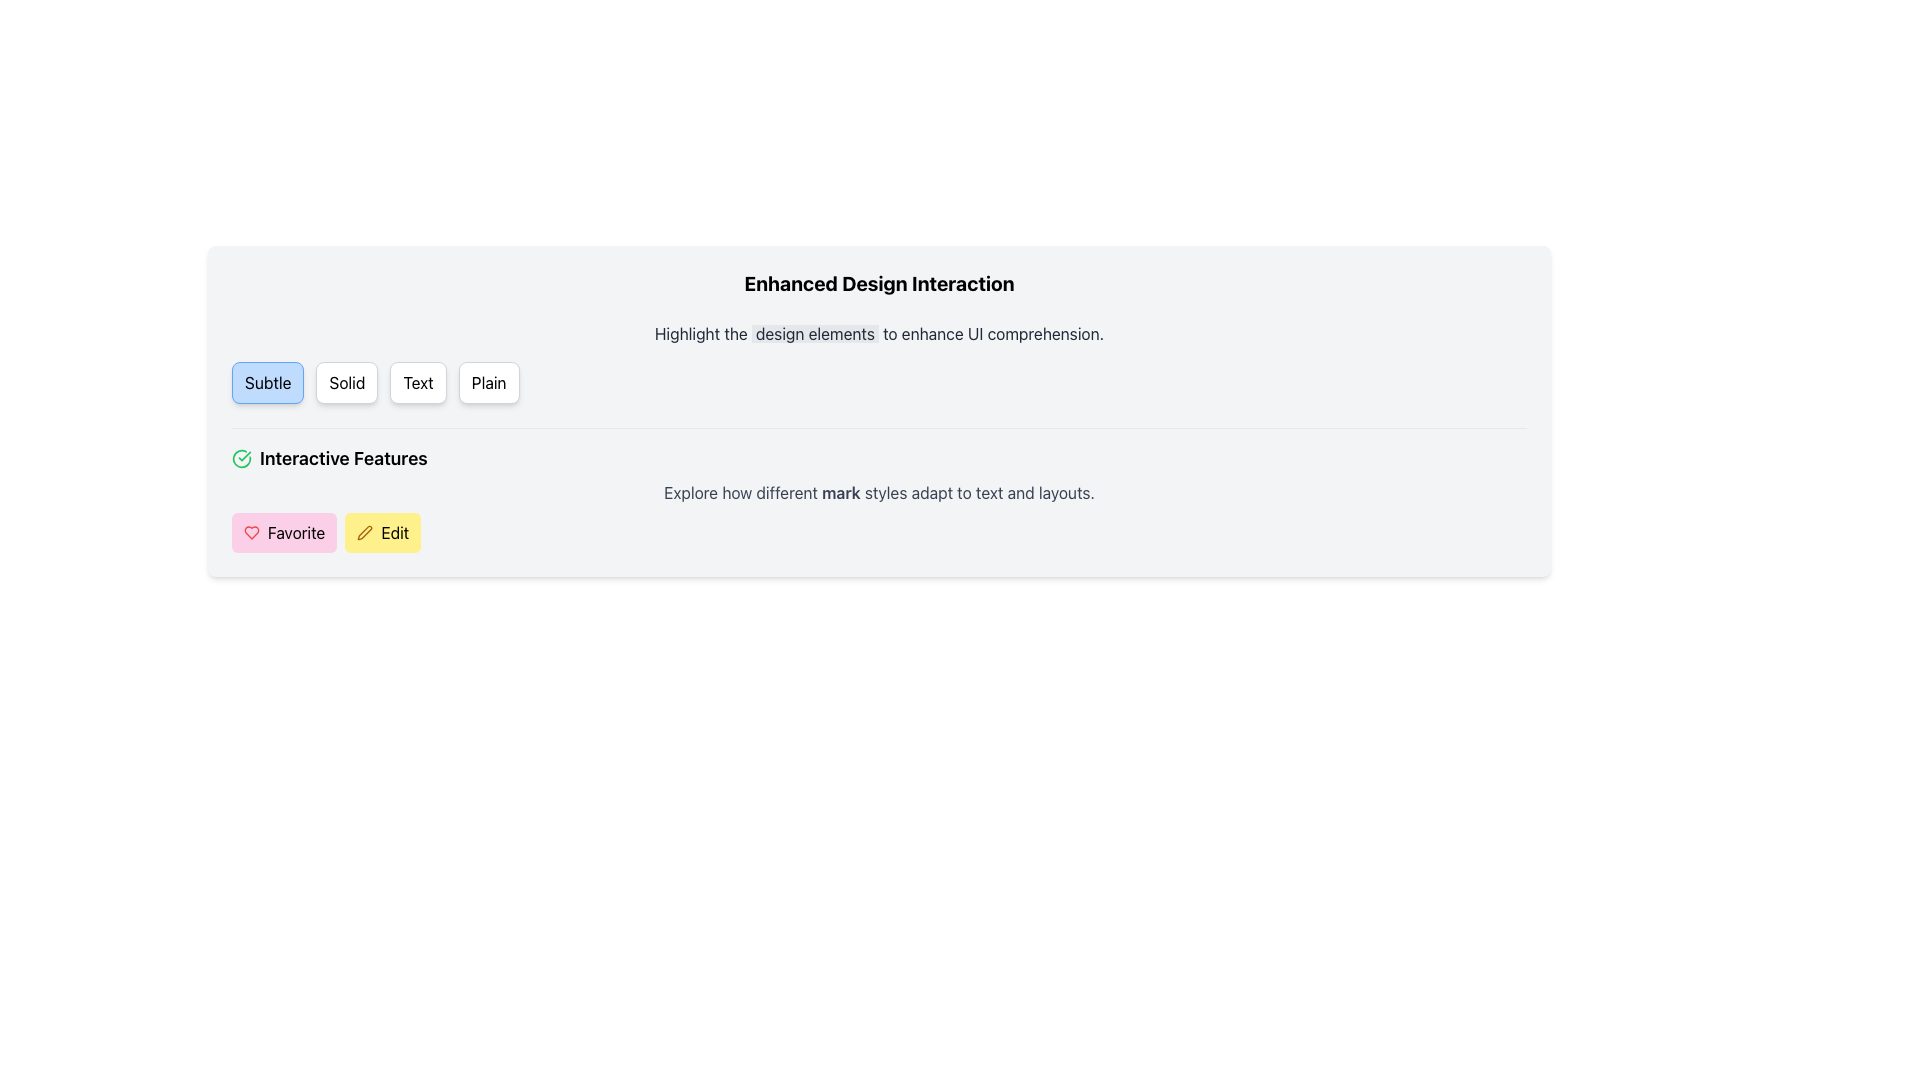  Describe the element at coordinates (417, 382) in the screenshot. I see `the rectangular button labeled 'Text' with a white background and rounded corners, located in the third position among four buttons in a row` at that location.